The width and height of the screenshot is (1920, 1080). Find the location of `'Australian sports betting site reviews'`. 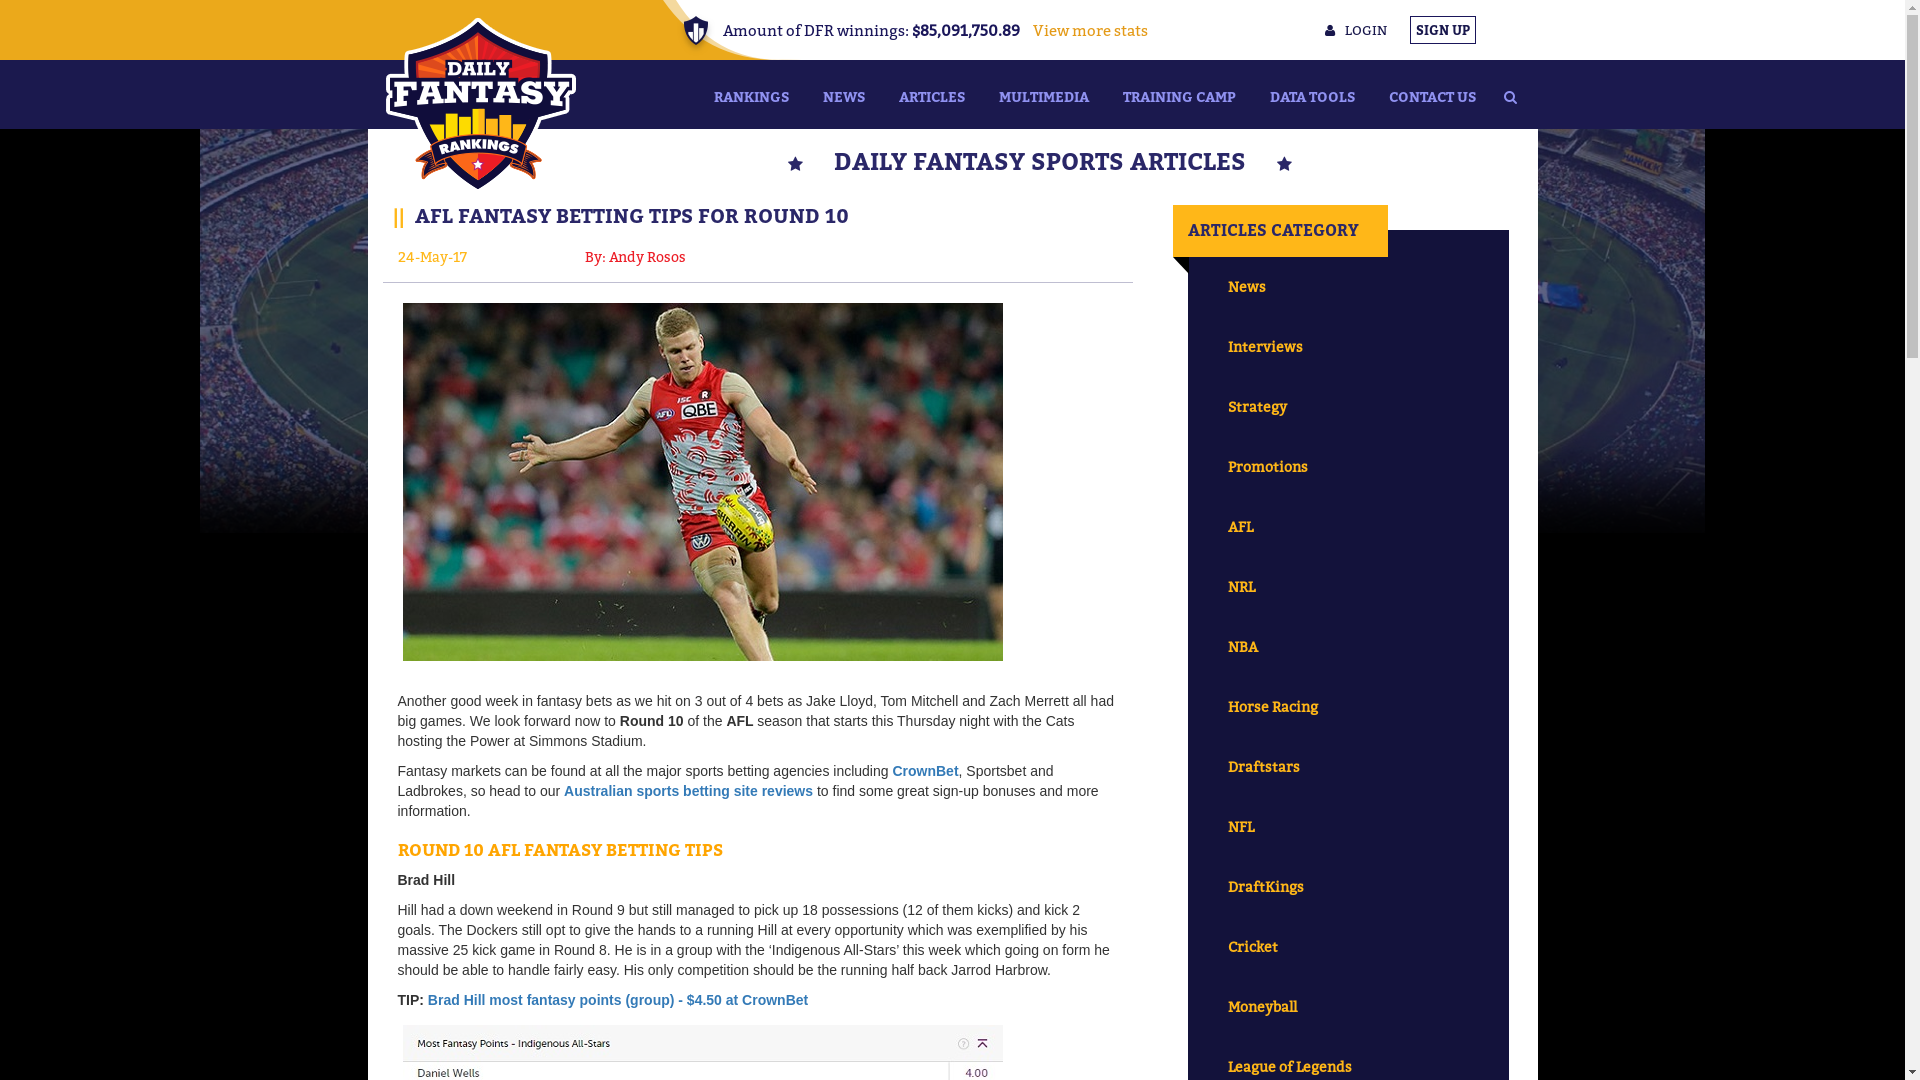

'Australian sports betting site reviews' is located at coordinates (563, 789).